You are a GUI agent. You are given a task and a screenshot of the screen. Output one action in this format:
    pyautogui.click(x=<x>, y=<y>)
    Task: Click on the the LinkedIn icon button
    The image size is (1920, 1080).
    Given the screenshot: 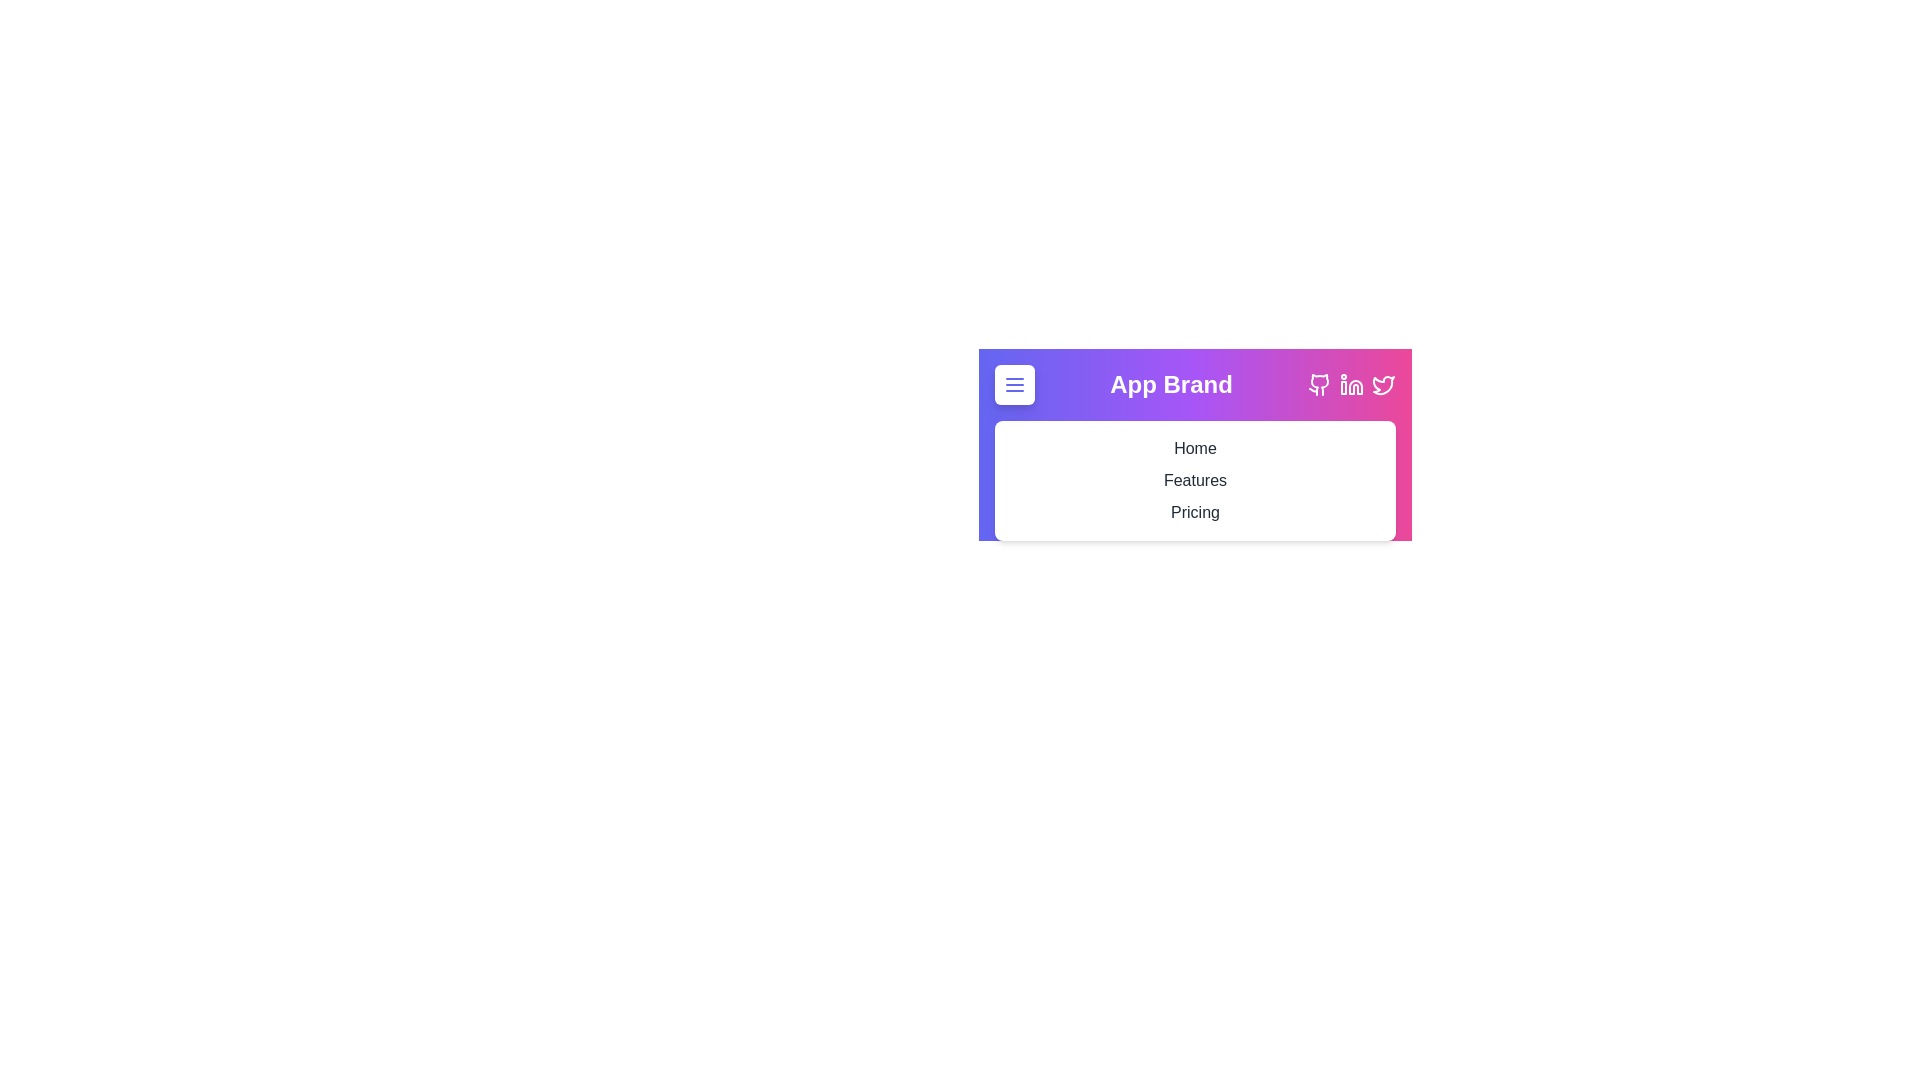 What is the action you would take?
    pyautogui.click(x=1352, y=385)
    